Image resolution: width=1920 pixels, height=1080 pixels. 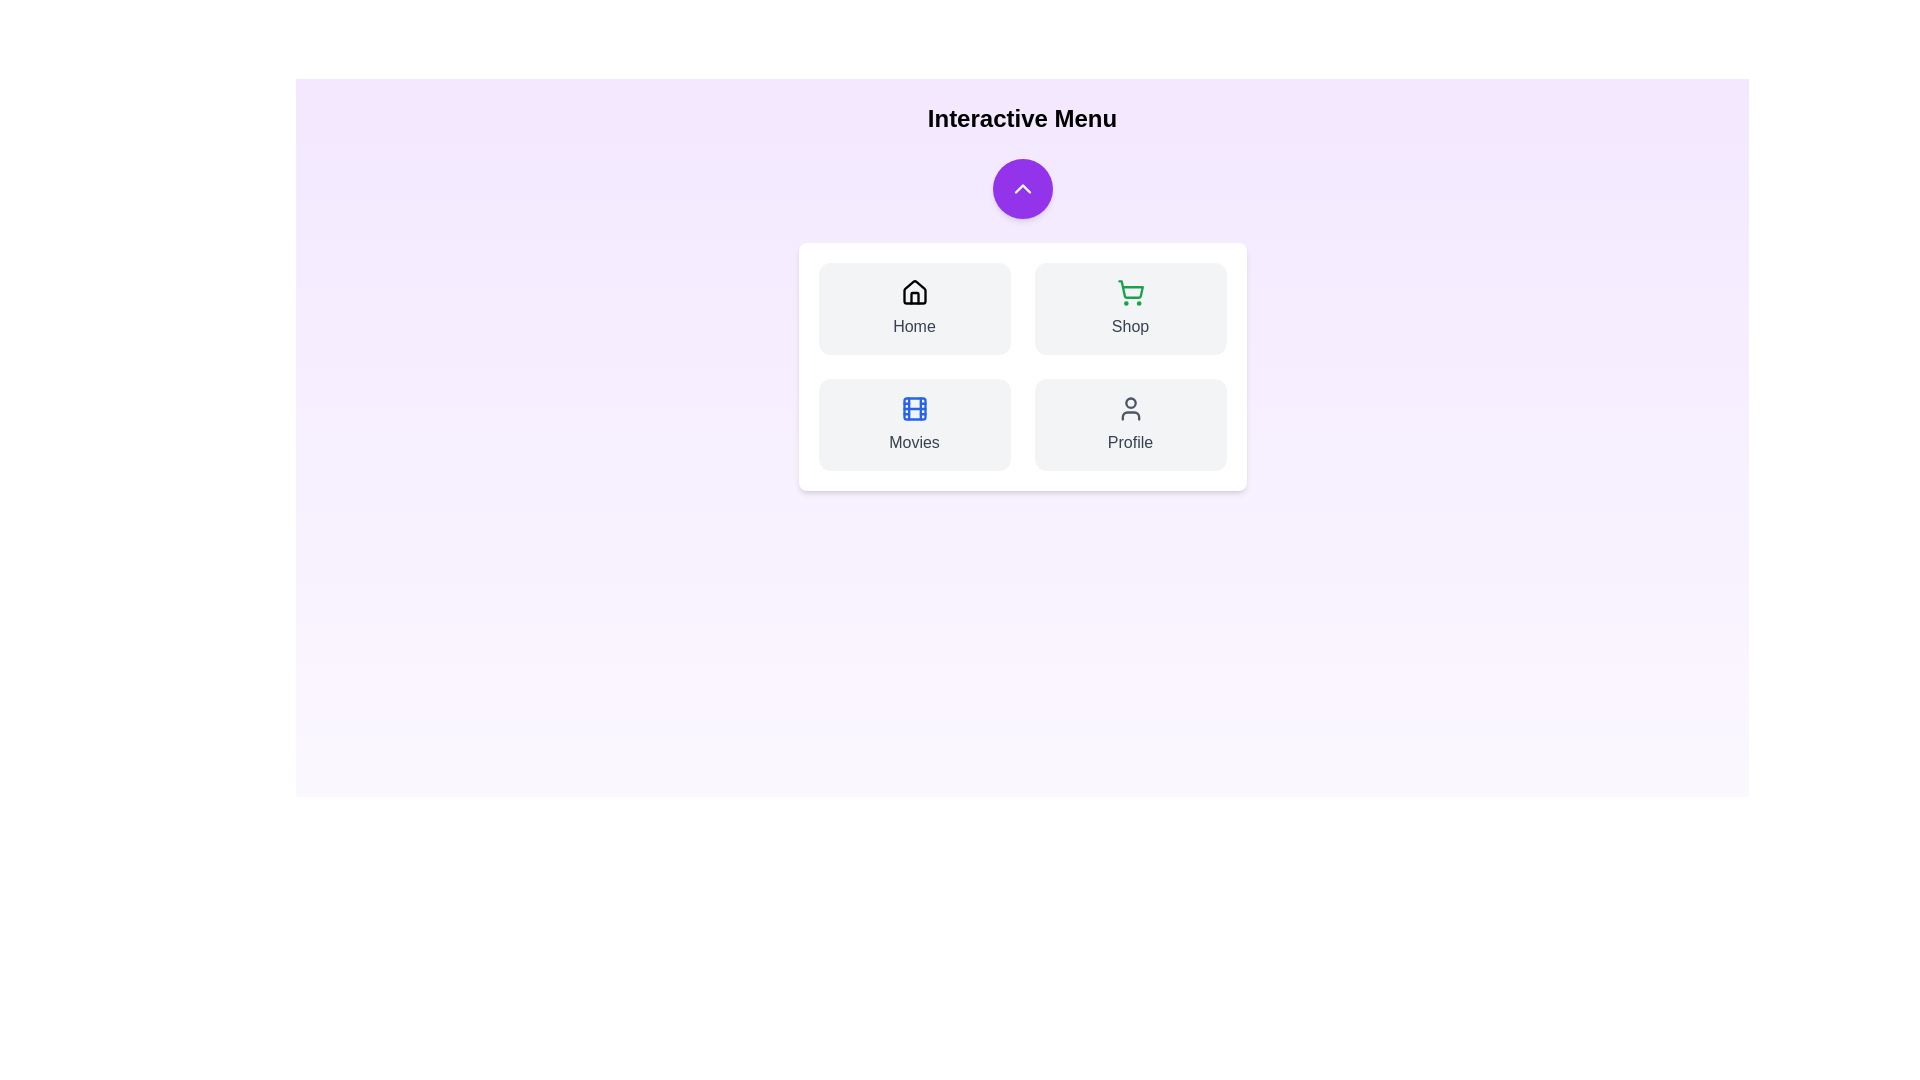 What do you see at coordinates (1022, 189) in the screenshot?
I see `purple button to toggle the menu visibility` at bounding box center [1022, 189].